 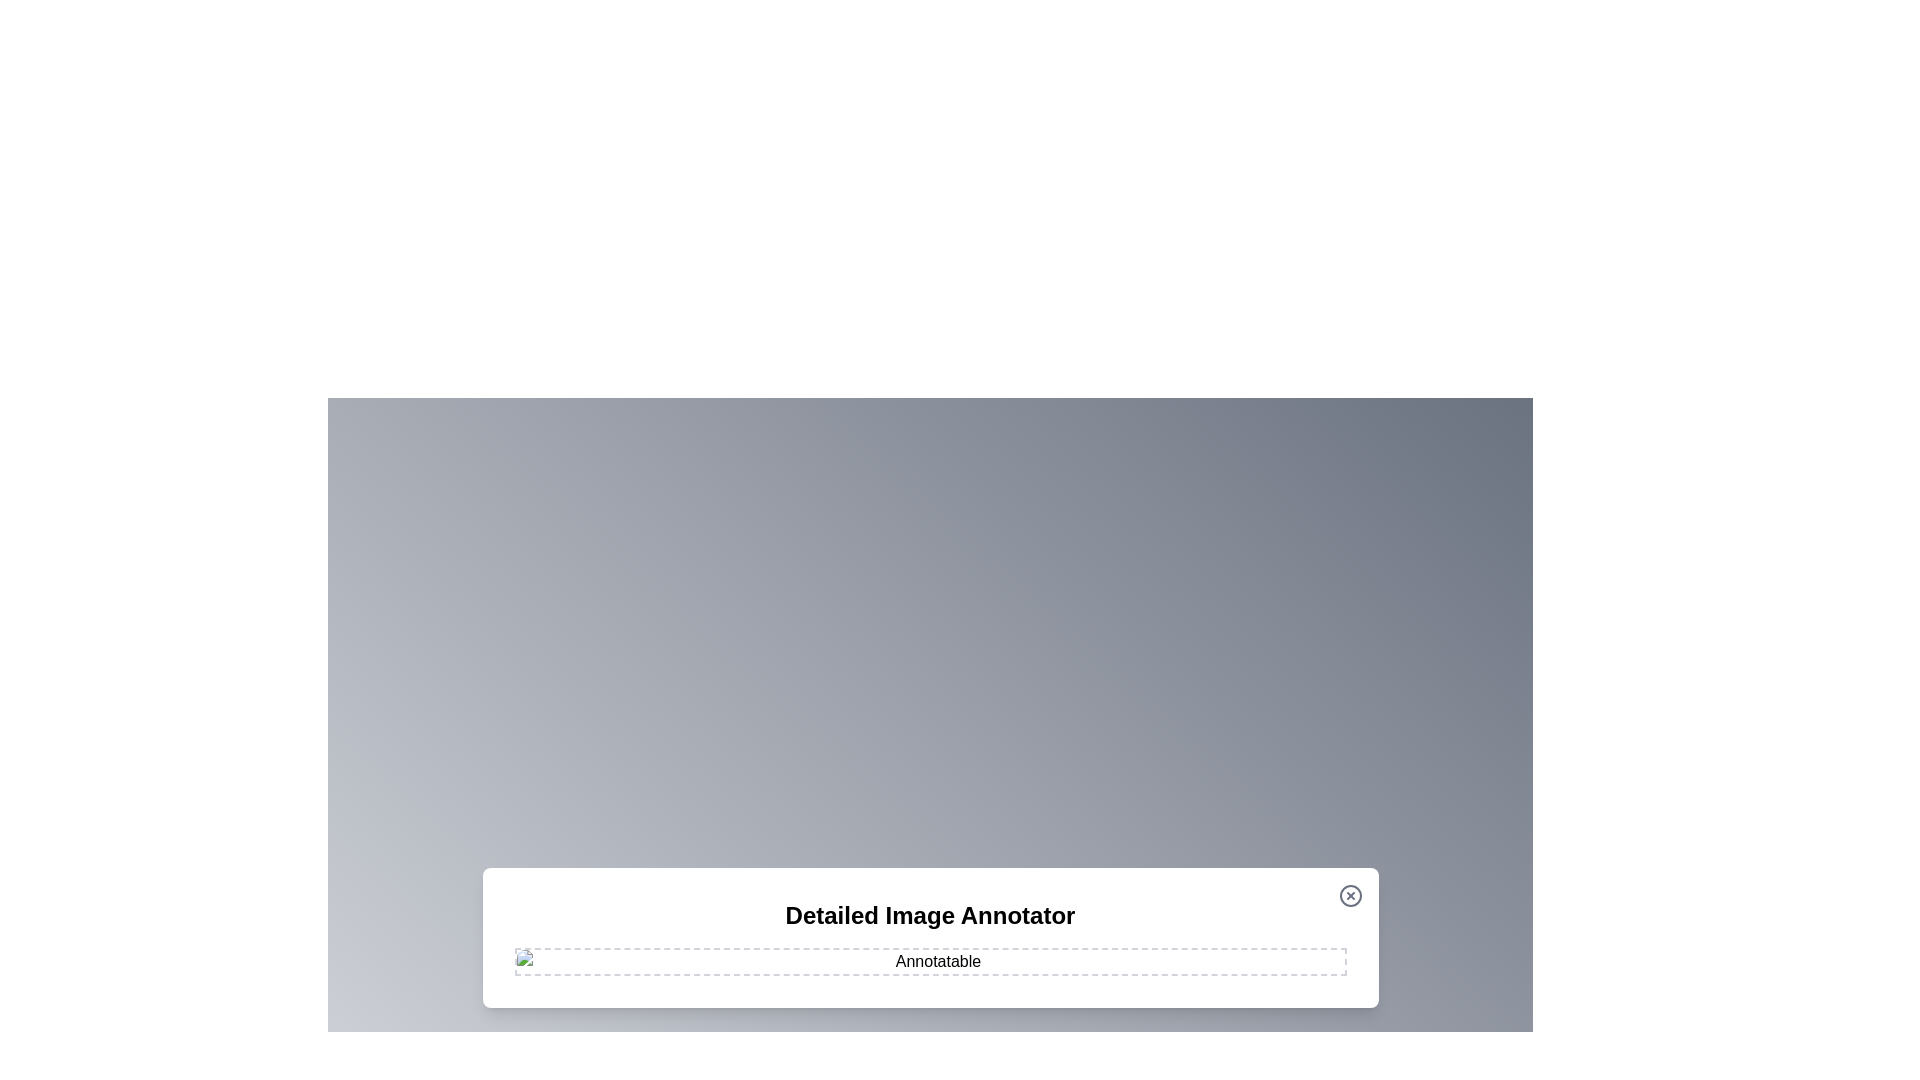 I want to click on the image at coordinates (1070, 963) to add an annotation, so click(x=1069, y=962).